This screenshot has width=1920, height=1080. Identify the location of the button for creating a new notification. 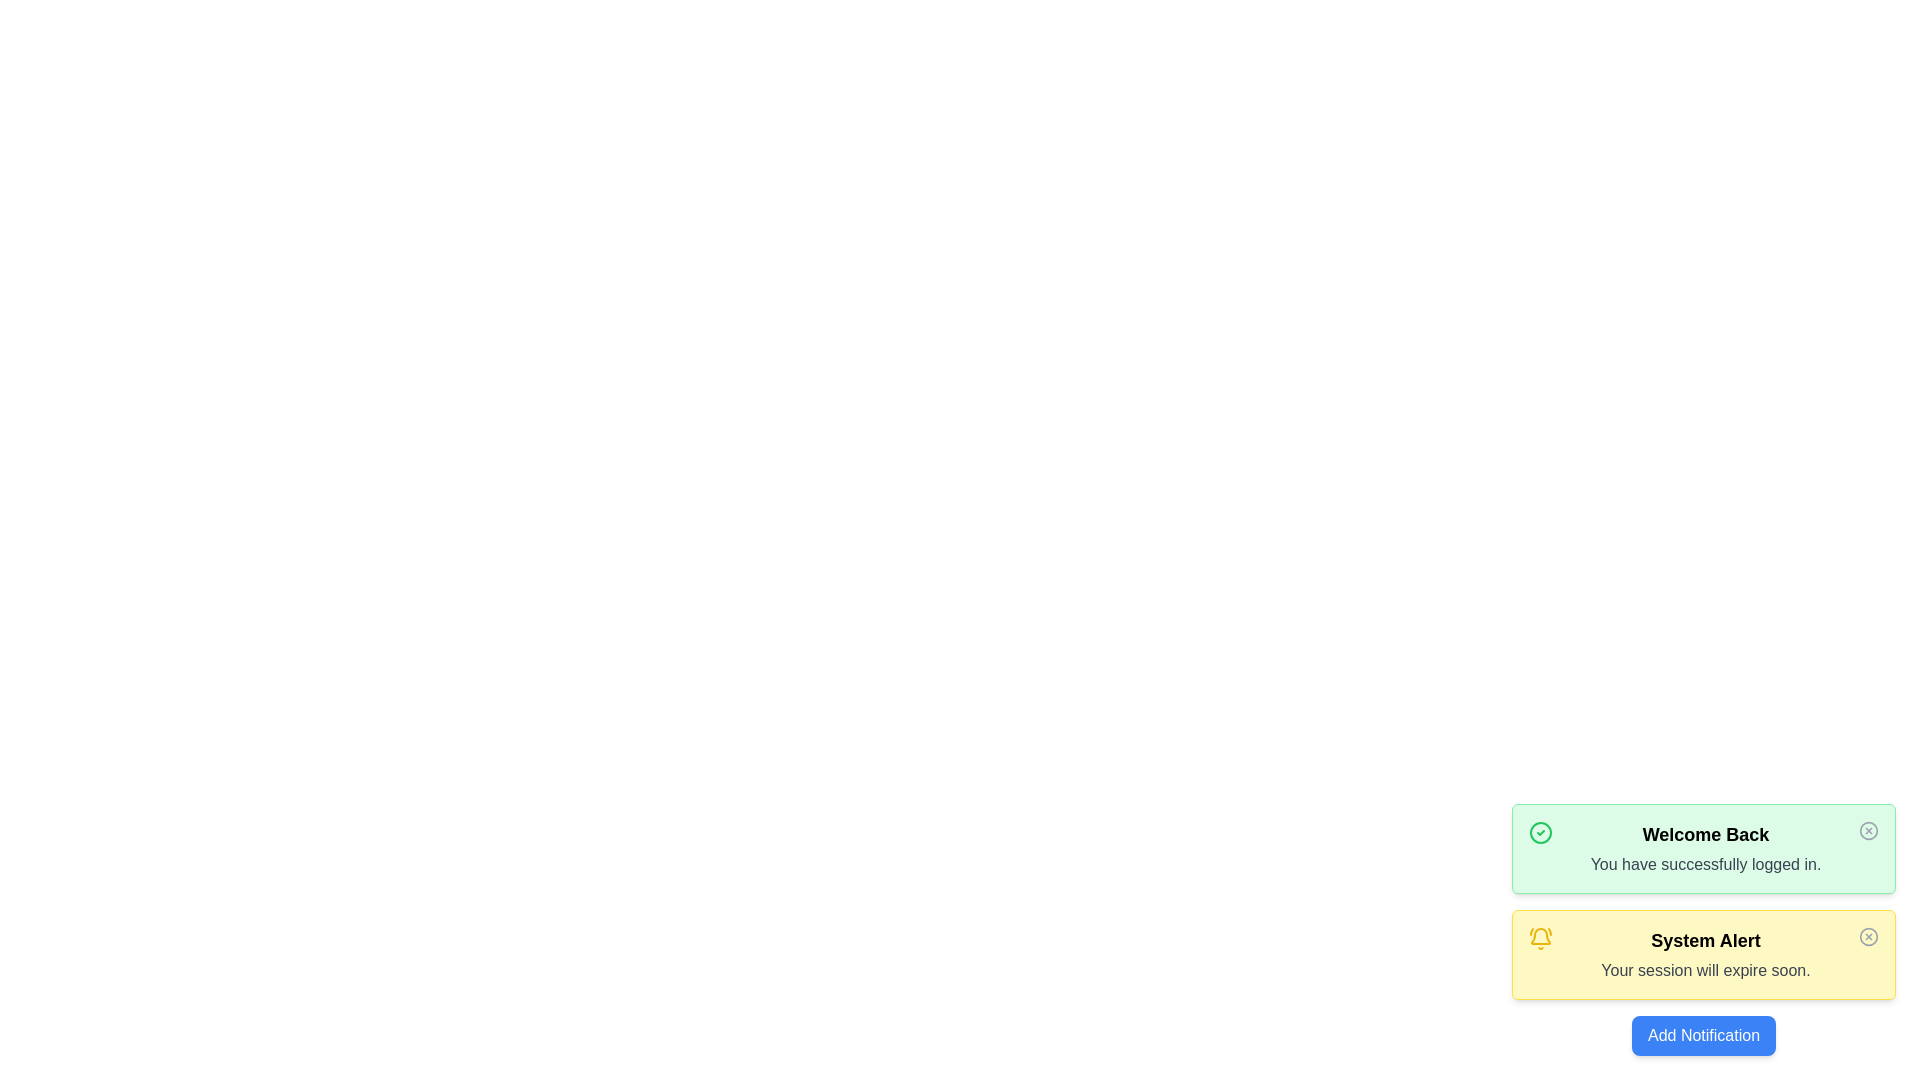
(1703, 1035).